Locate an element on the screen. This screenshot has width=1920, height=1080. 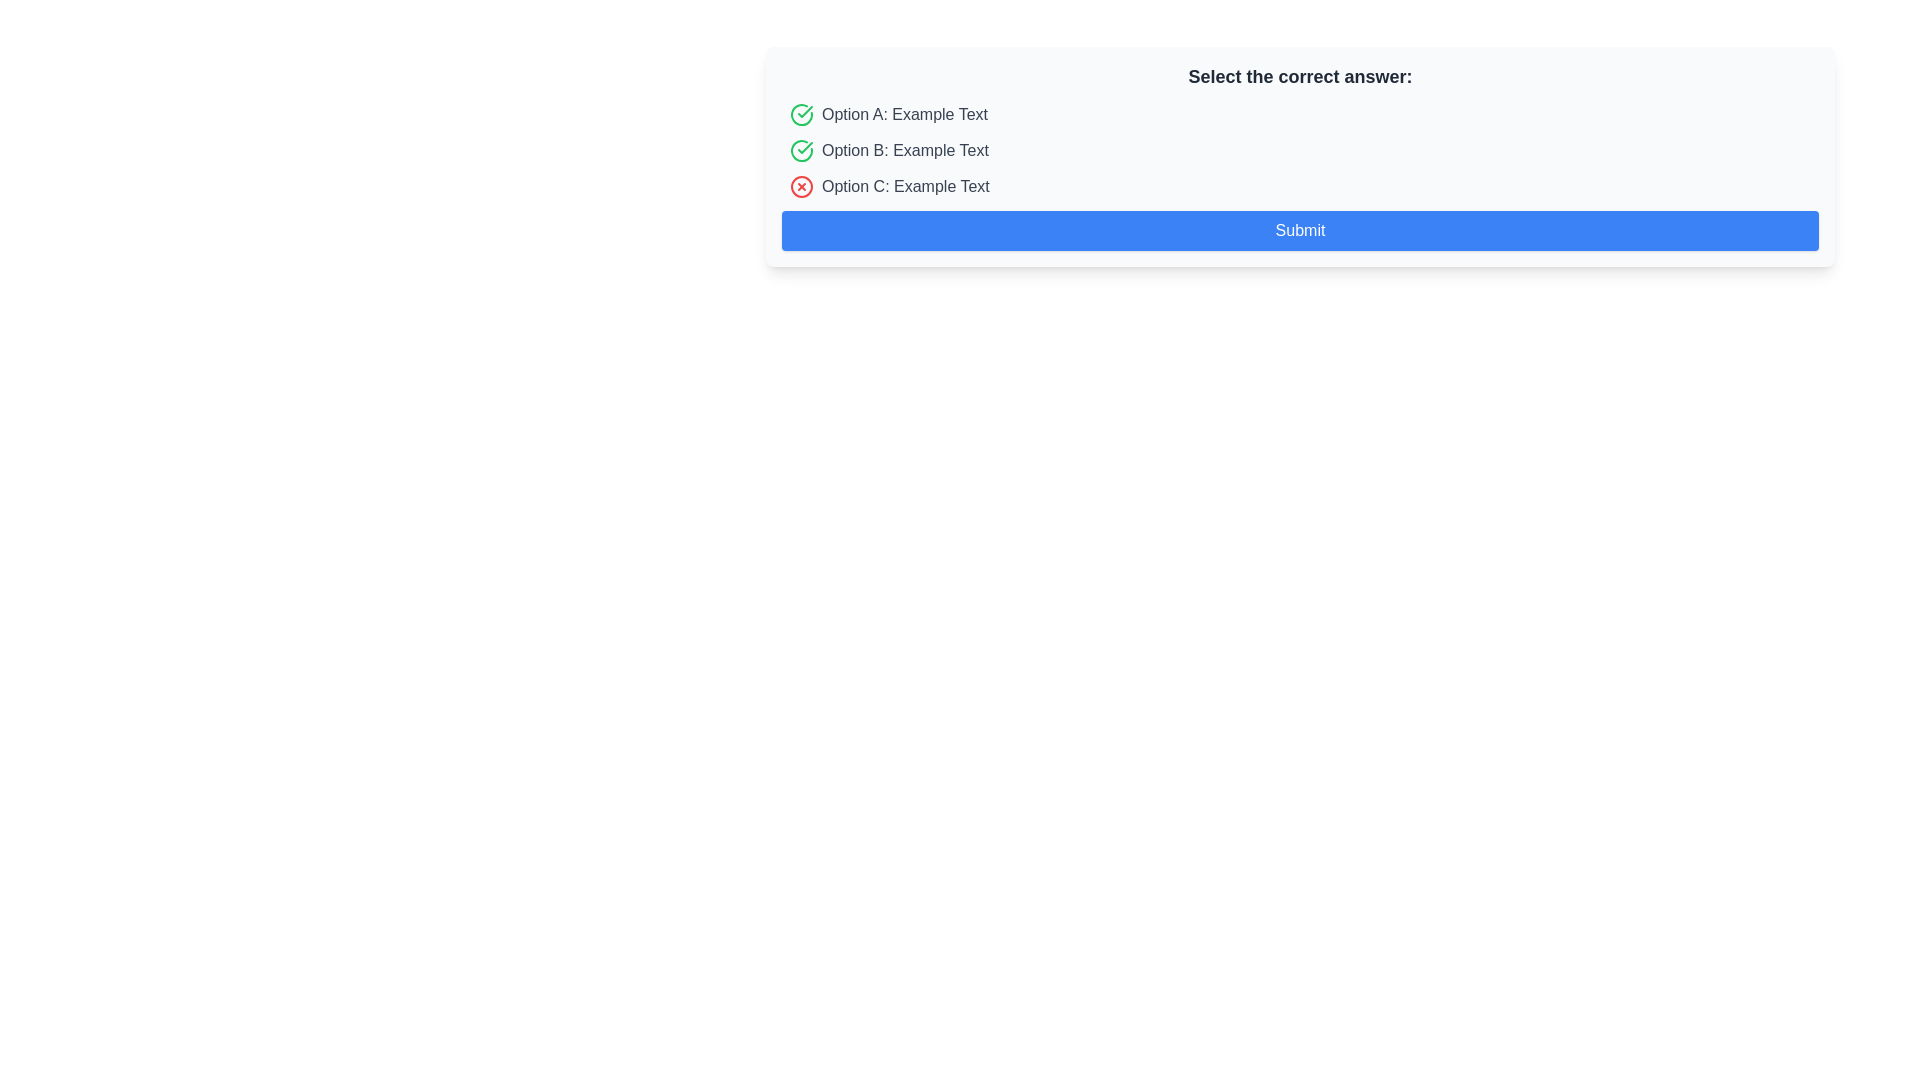
the green circular icon with a checkmark in the center is located at coordinates (801, 149).